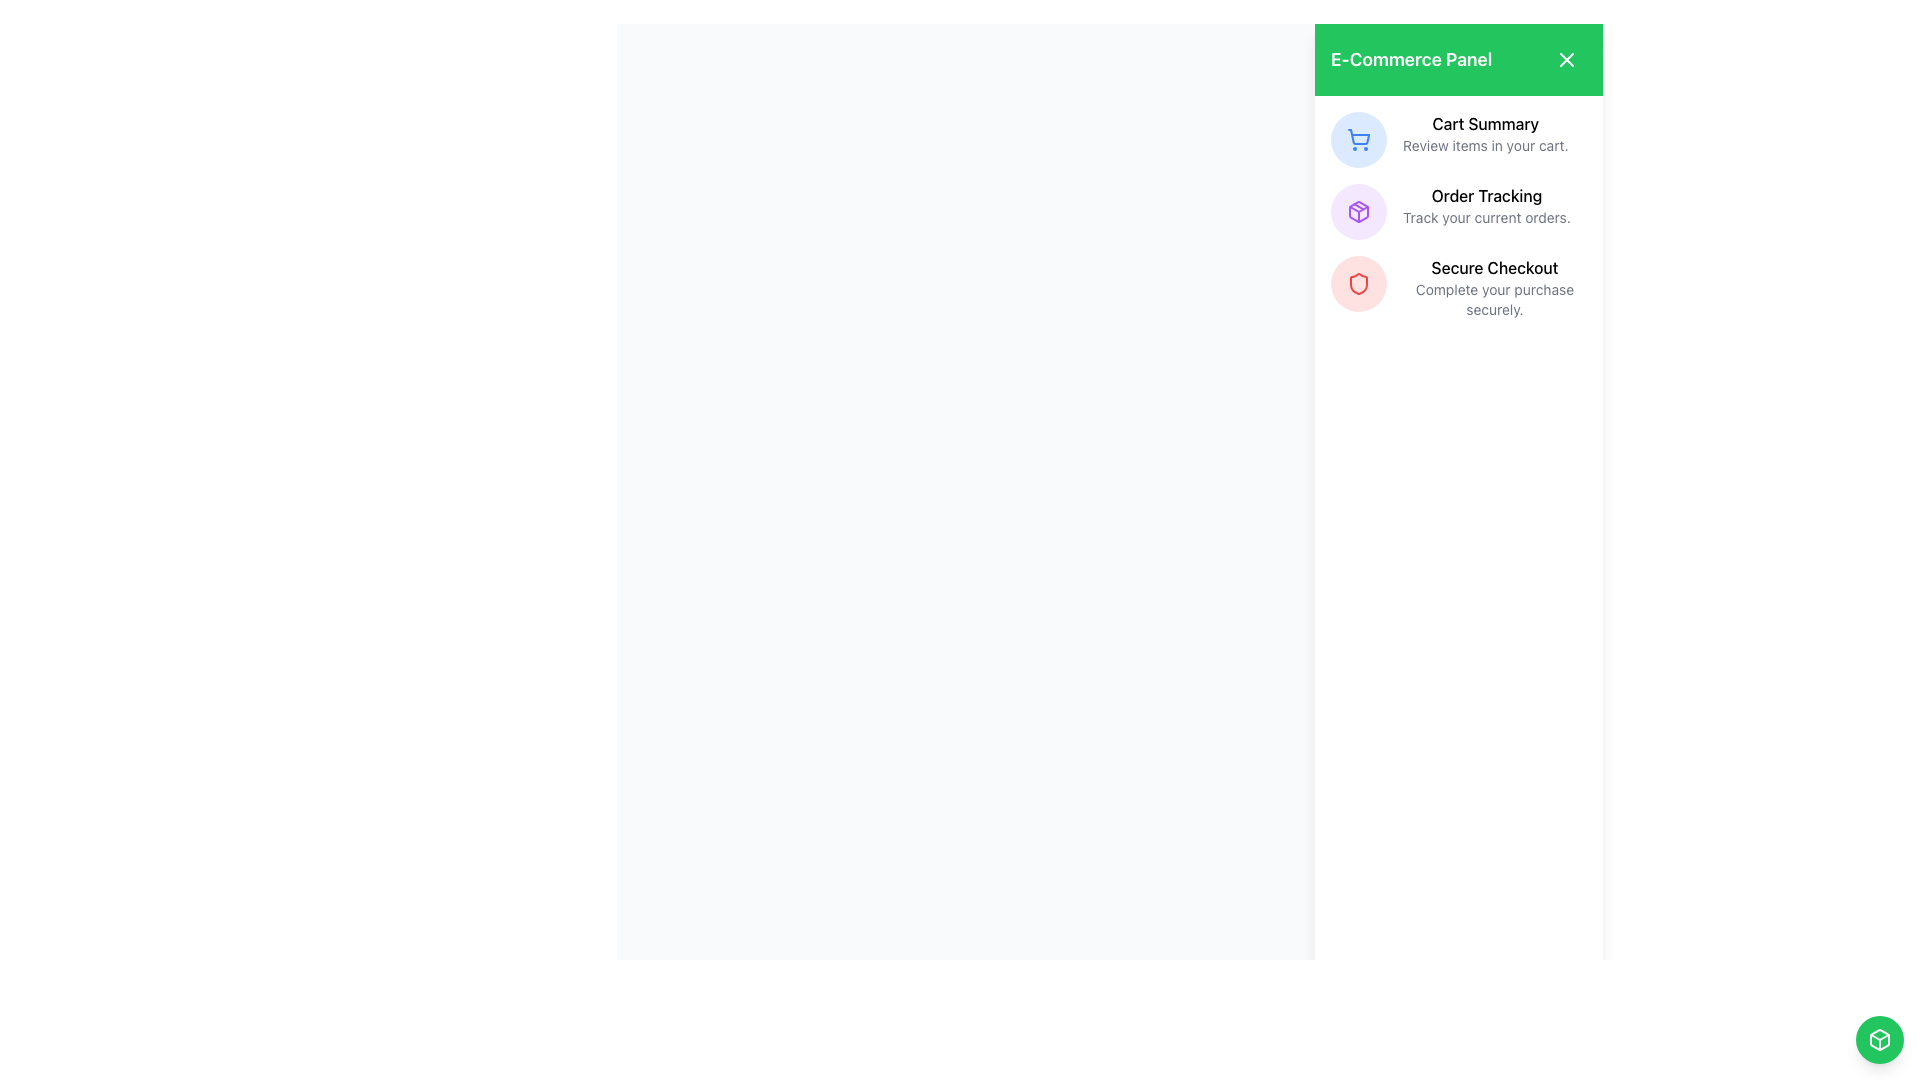 This screenshot has height=1080, width=1920. Describe the element at coordinates (1358, 138) in the screenshot. I see `the blue shopping cart icon located in the top section of the E-Commerce Panel` at that location.